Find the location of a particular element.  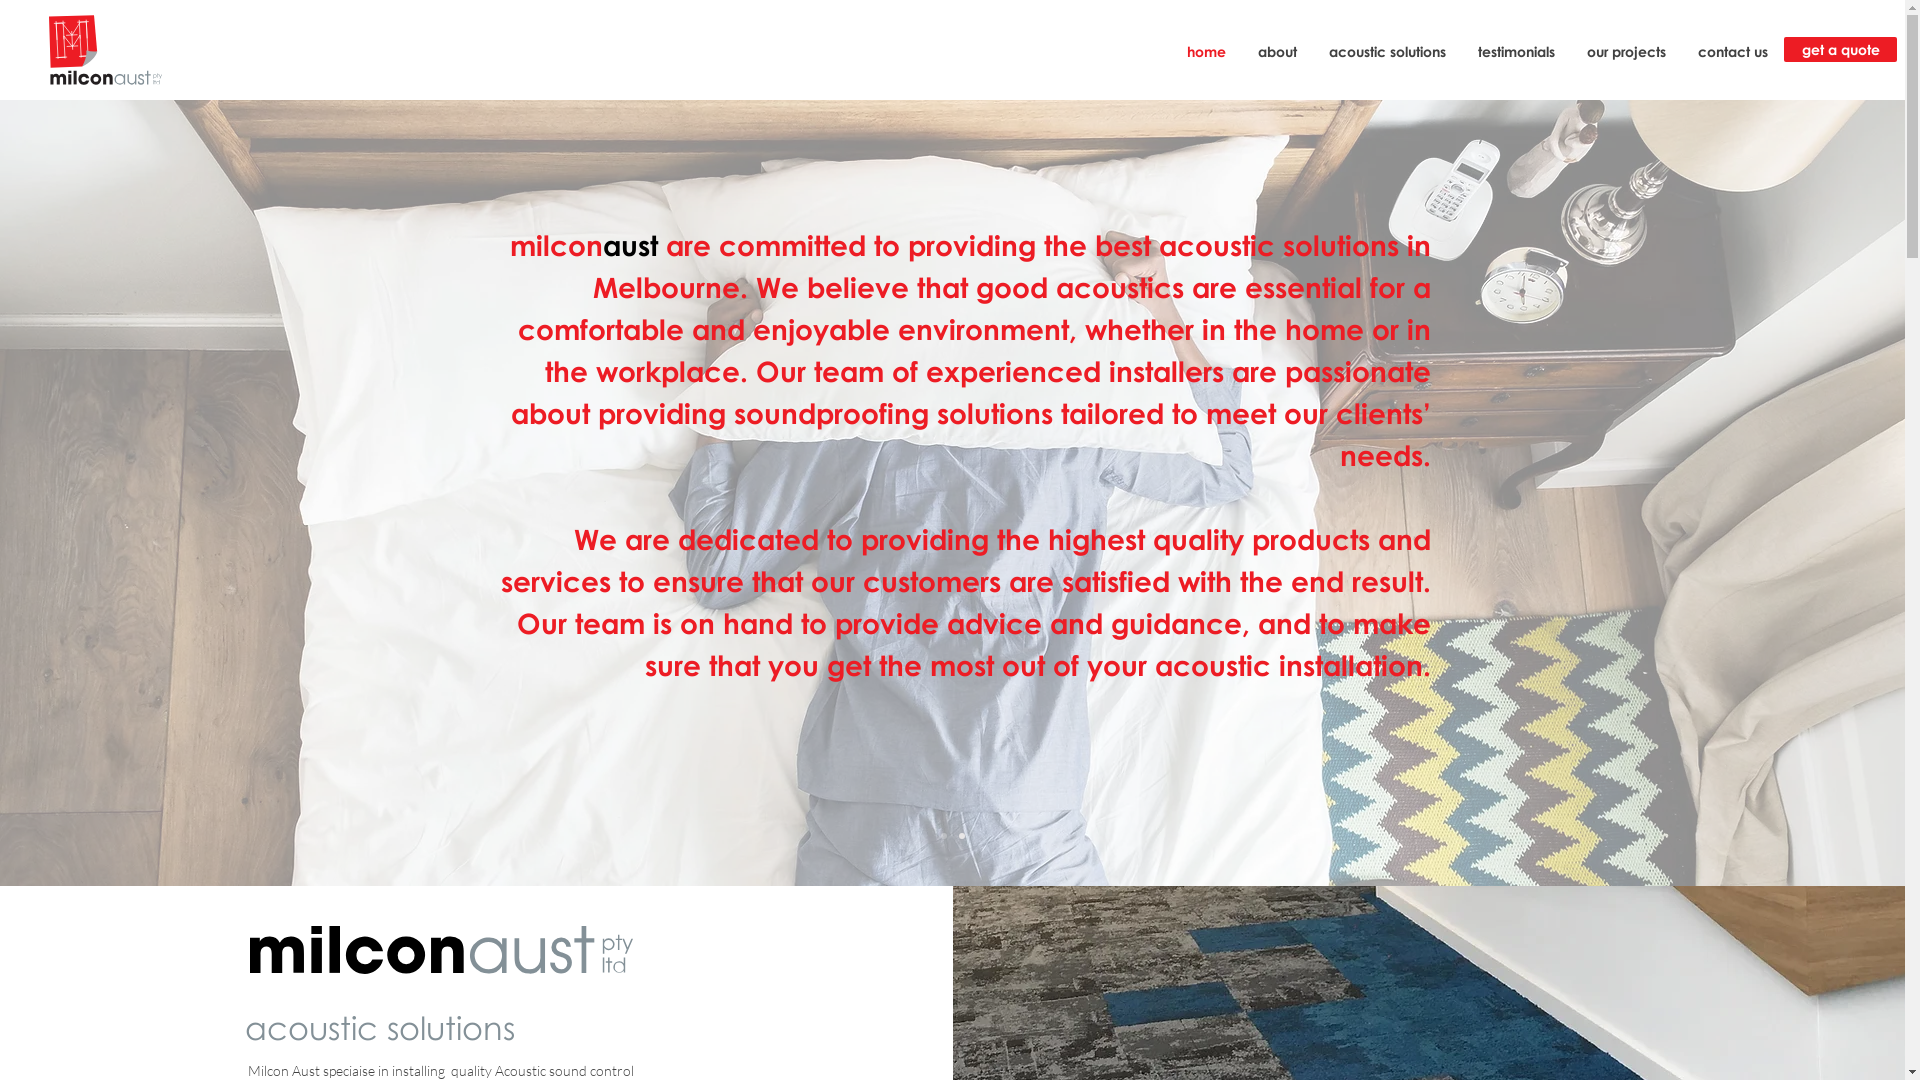

'contact us' is located at coordinates (1680, 50).